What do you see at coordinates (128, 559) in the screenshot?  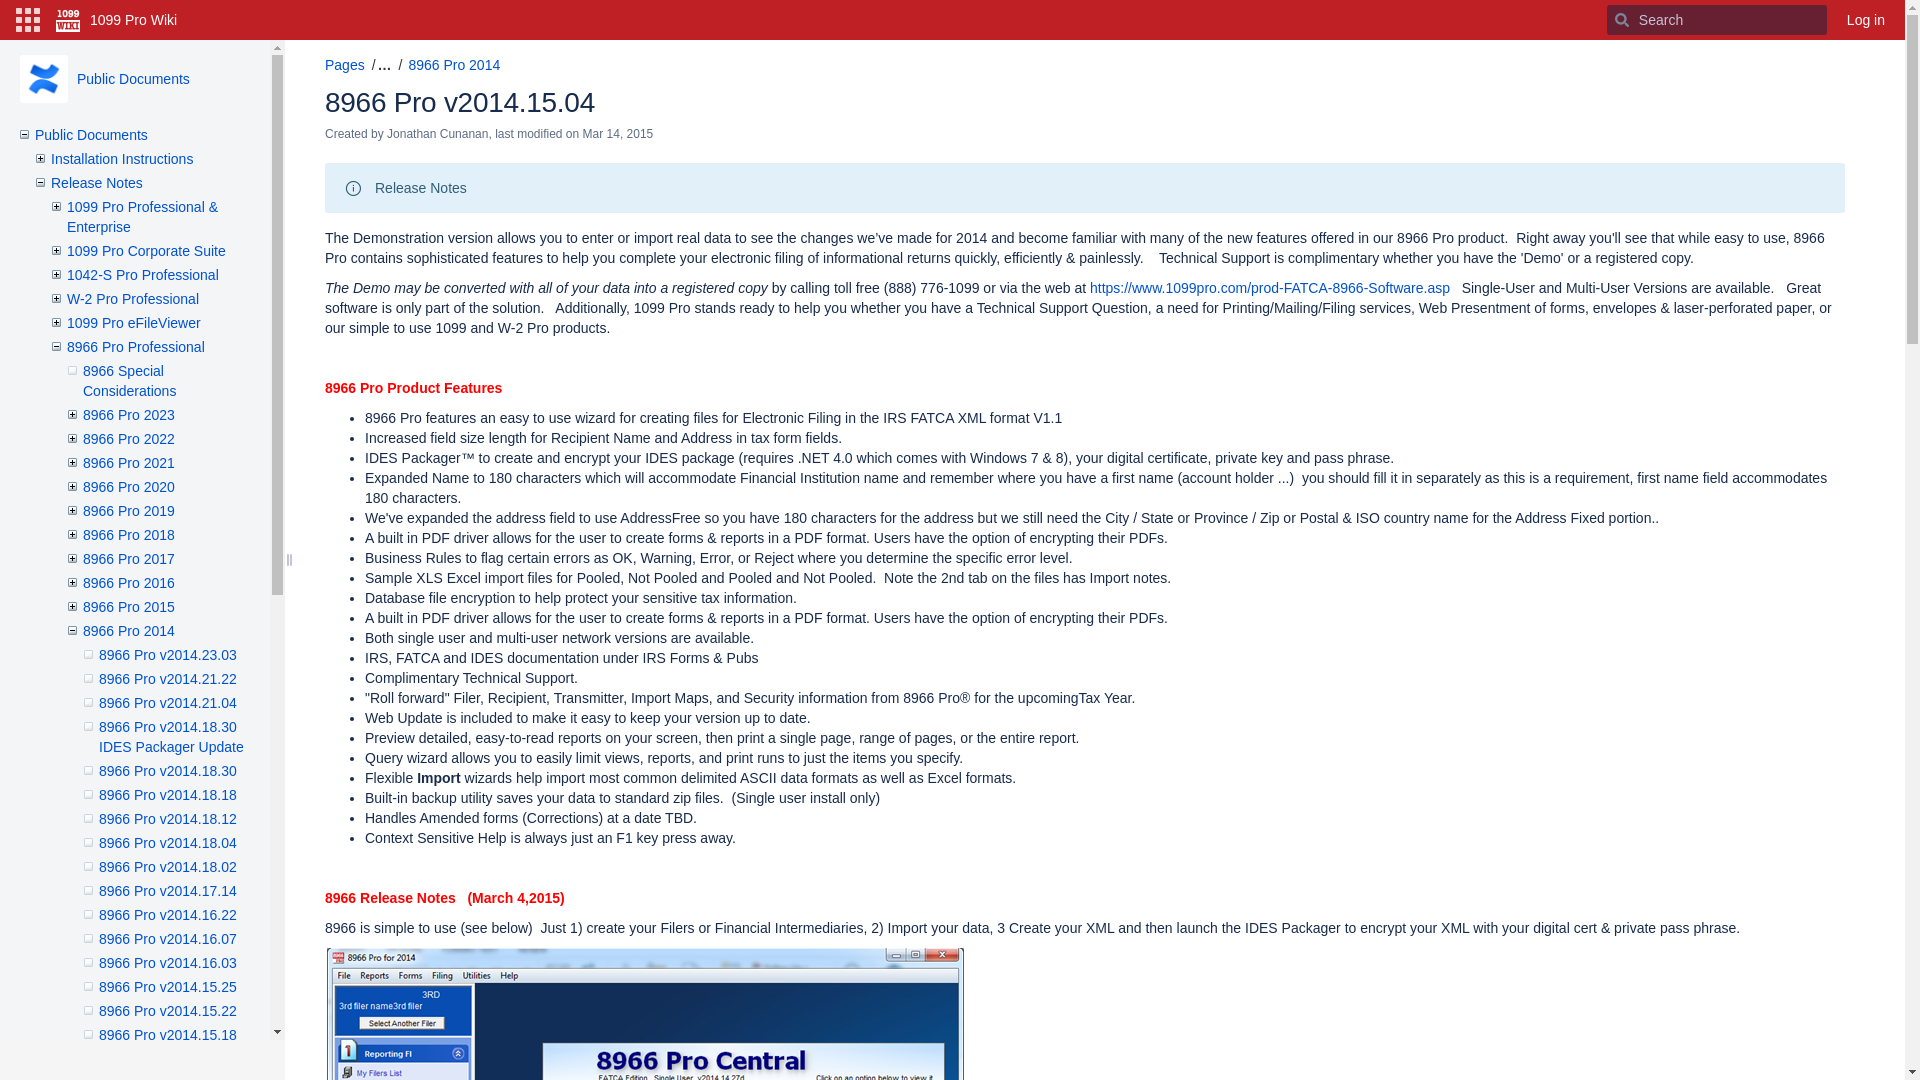 I see `'8966 Pro 2017'` at bounding box center [128, 559].